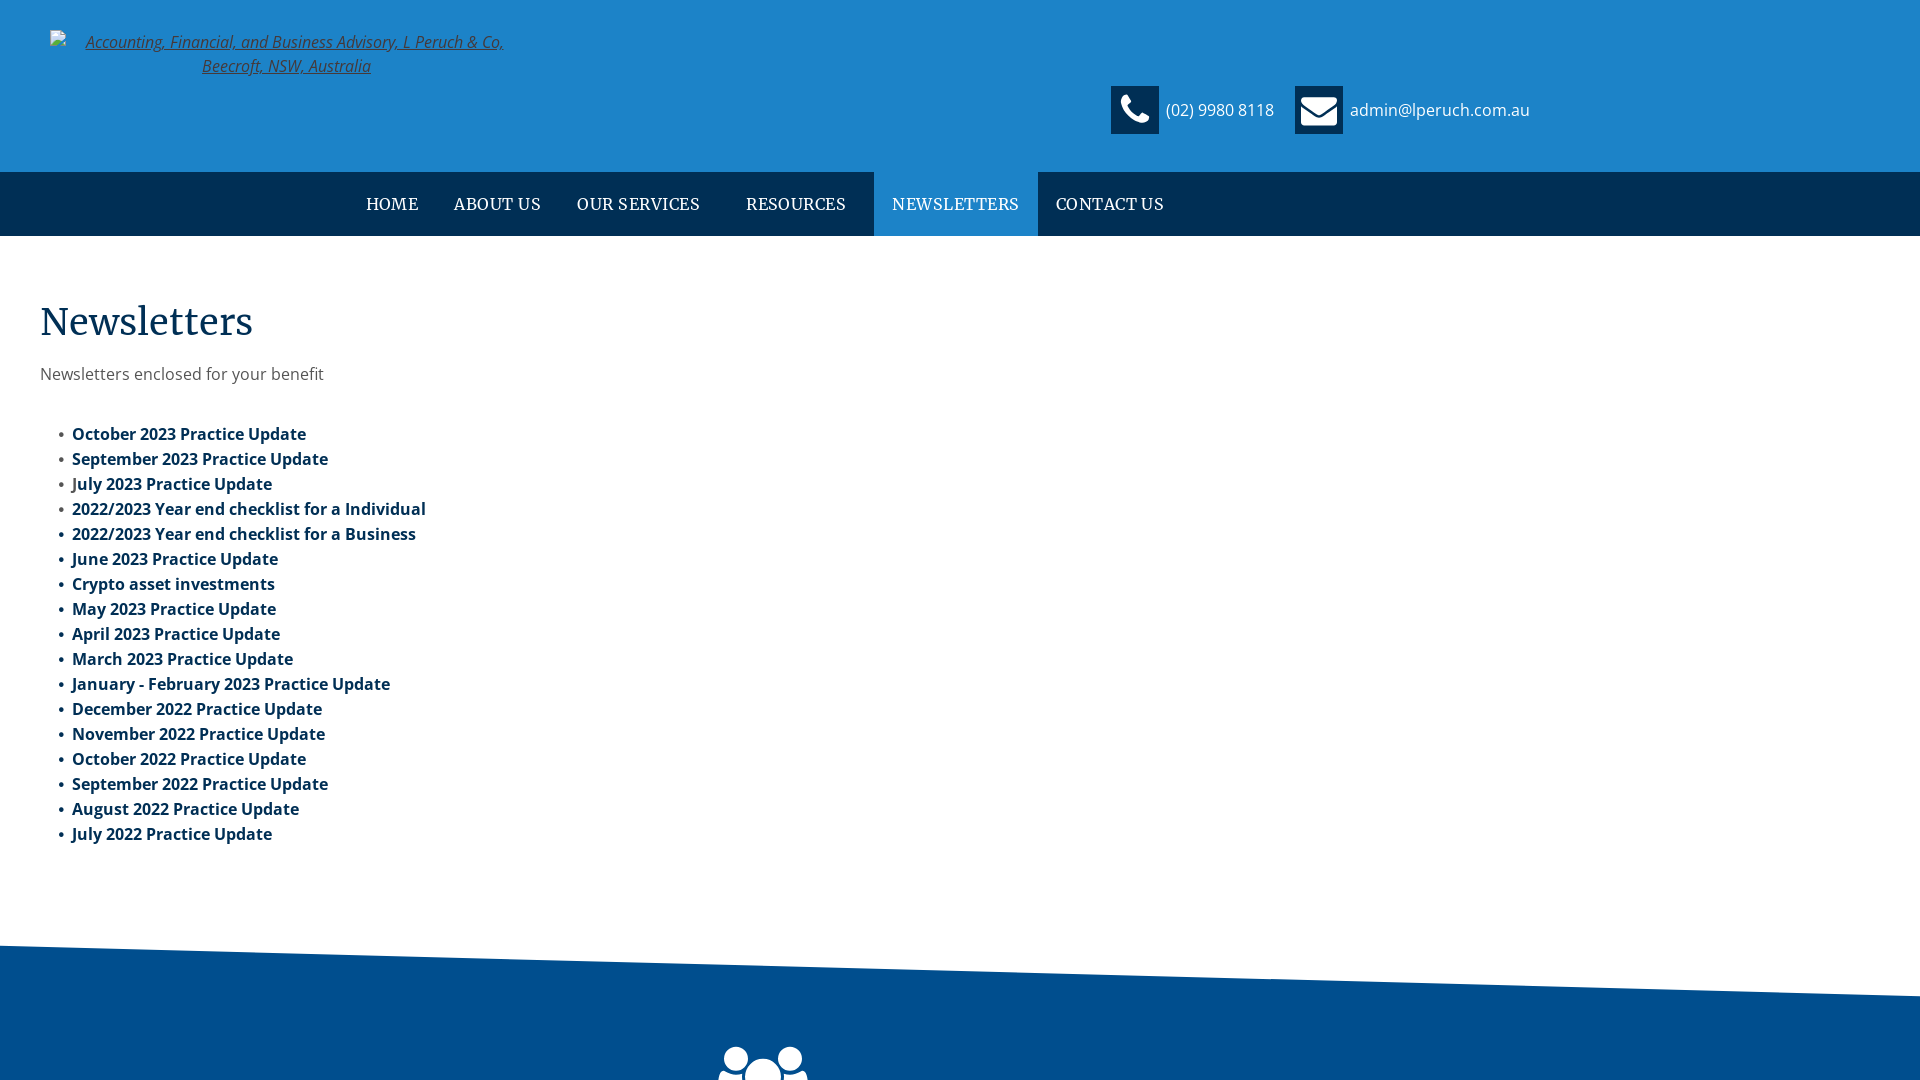  Describe the element at coordinates (1411, 108) in the screenshot. I see `'admin@lperuch.com.au'` at that location.